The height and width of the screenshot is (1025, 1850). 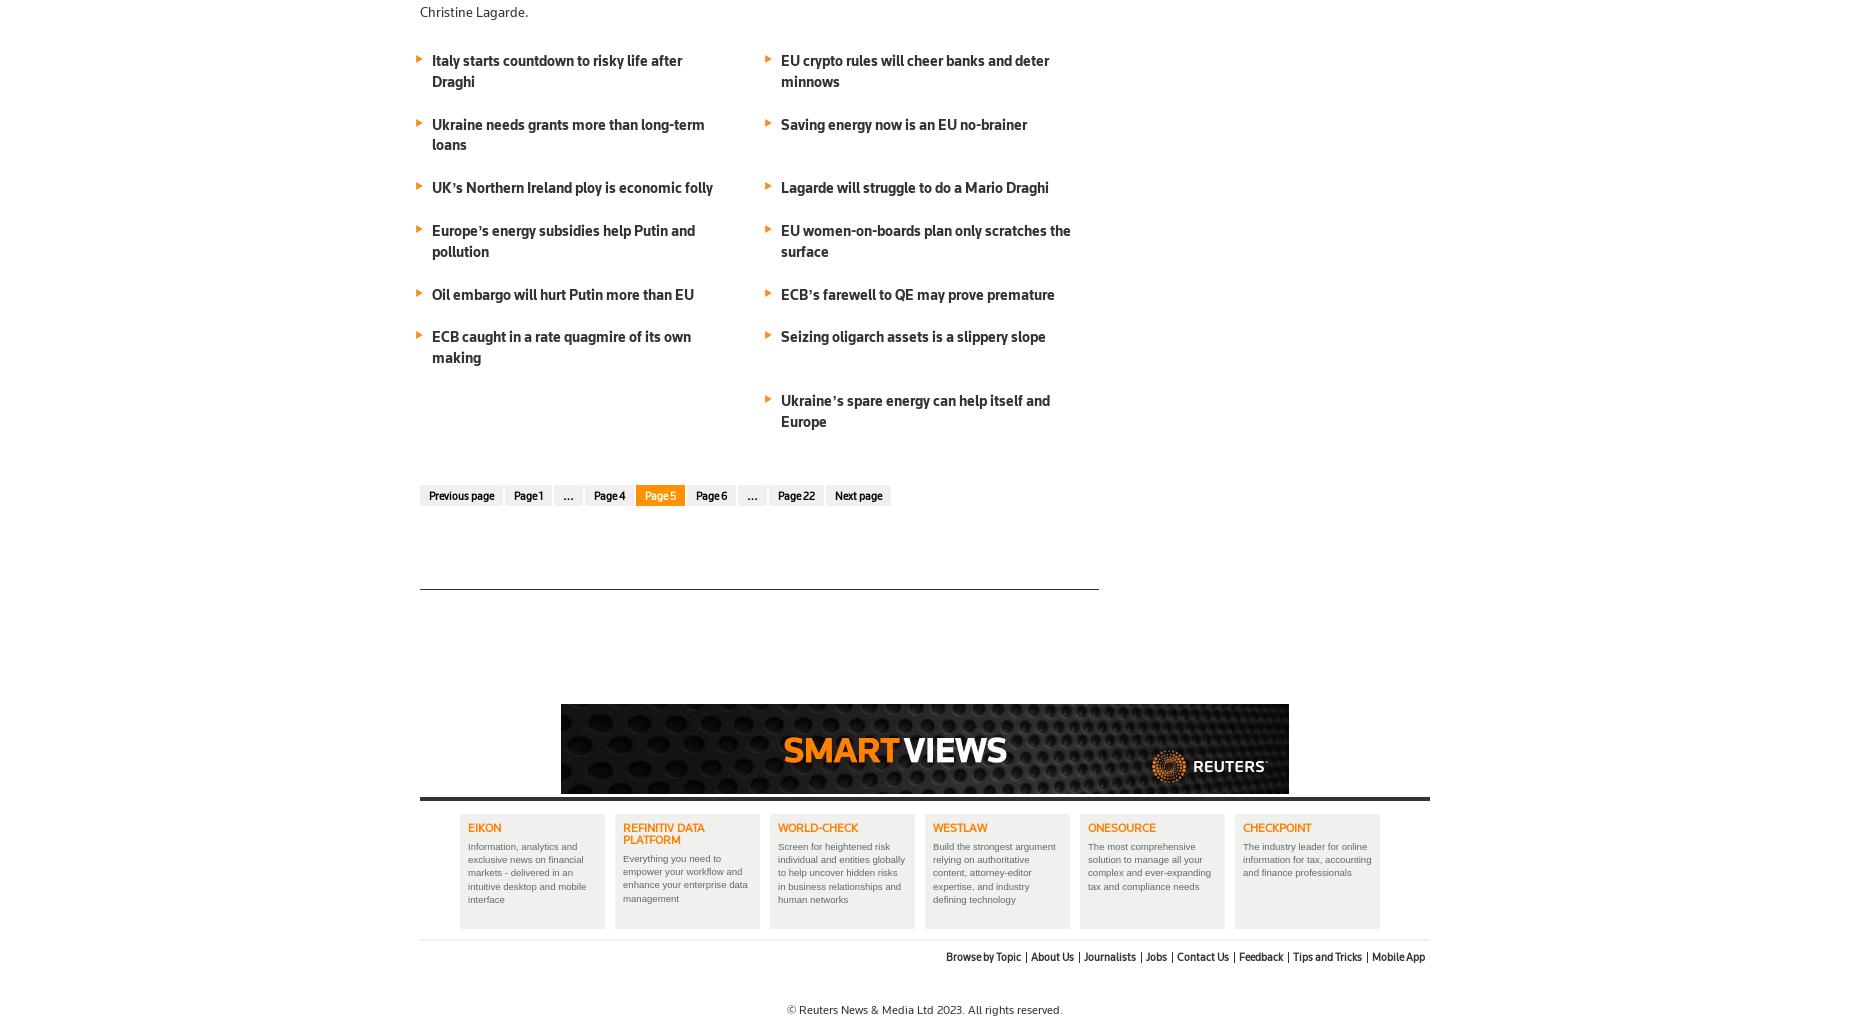 I want to click on 'About Us', so click(x=1051, y=956).